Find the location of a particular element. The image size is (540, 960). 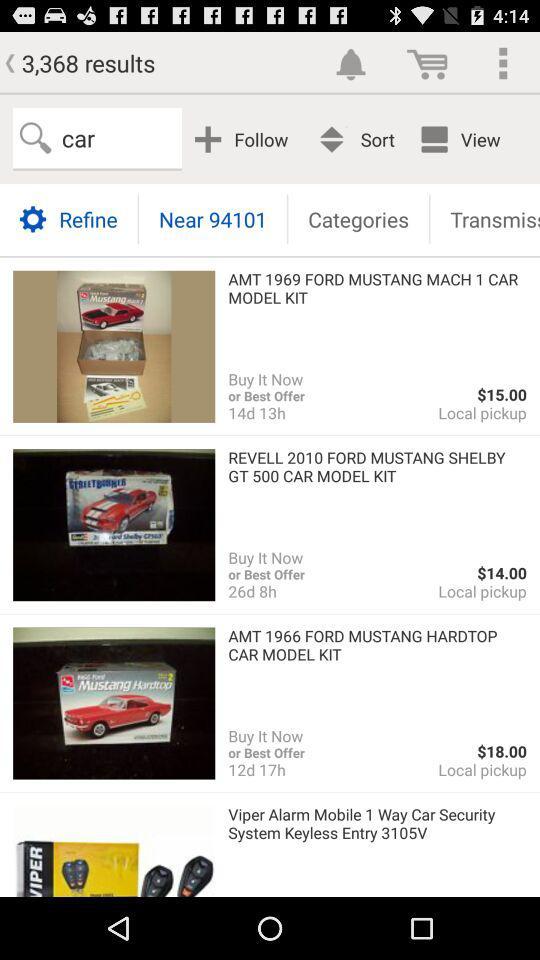

the app below follow is located at coordinates (211, 218).